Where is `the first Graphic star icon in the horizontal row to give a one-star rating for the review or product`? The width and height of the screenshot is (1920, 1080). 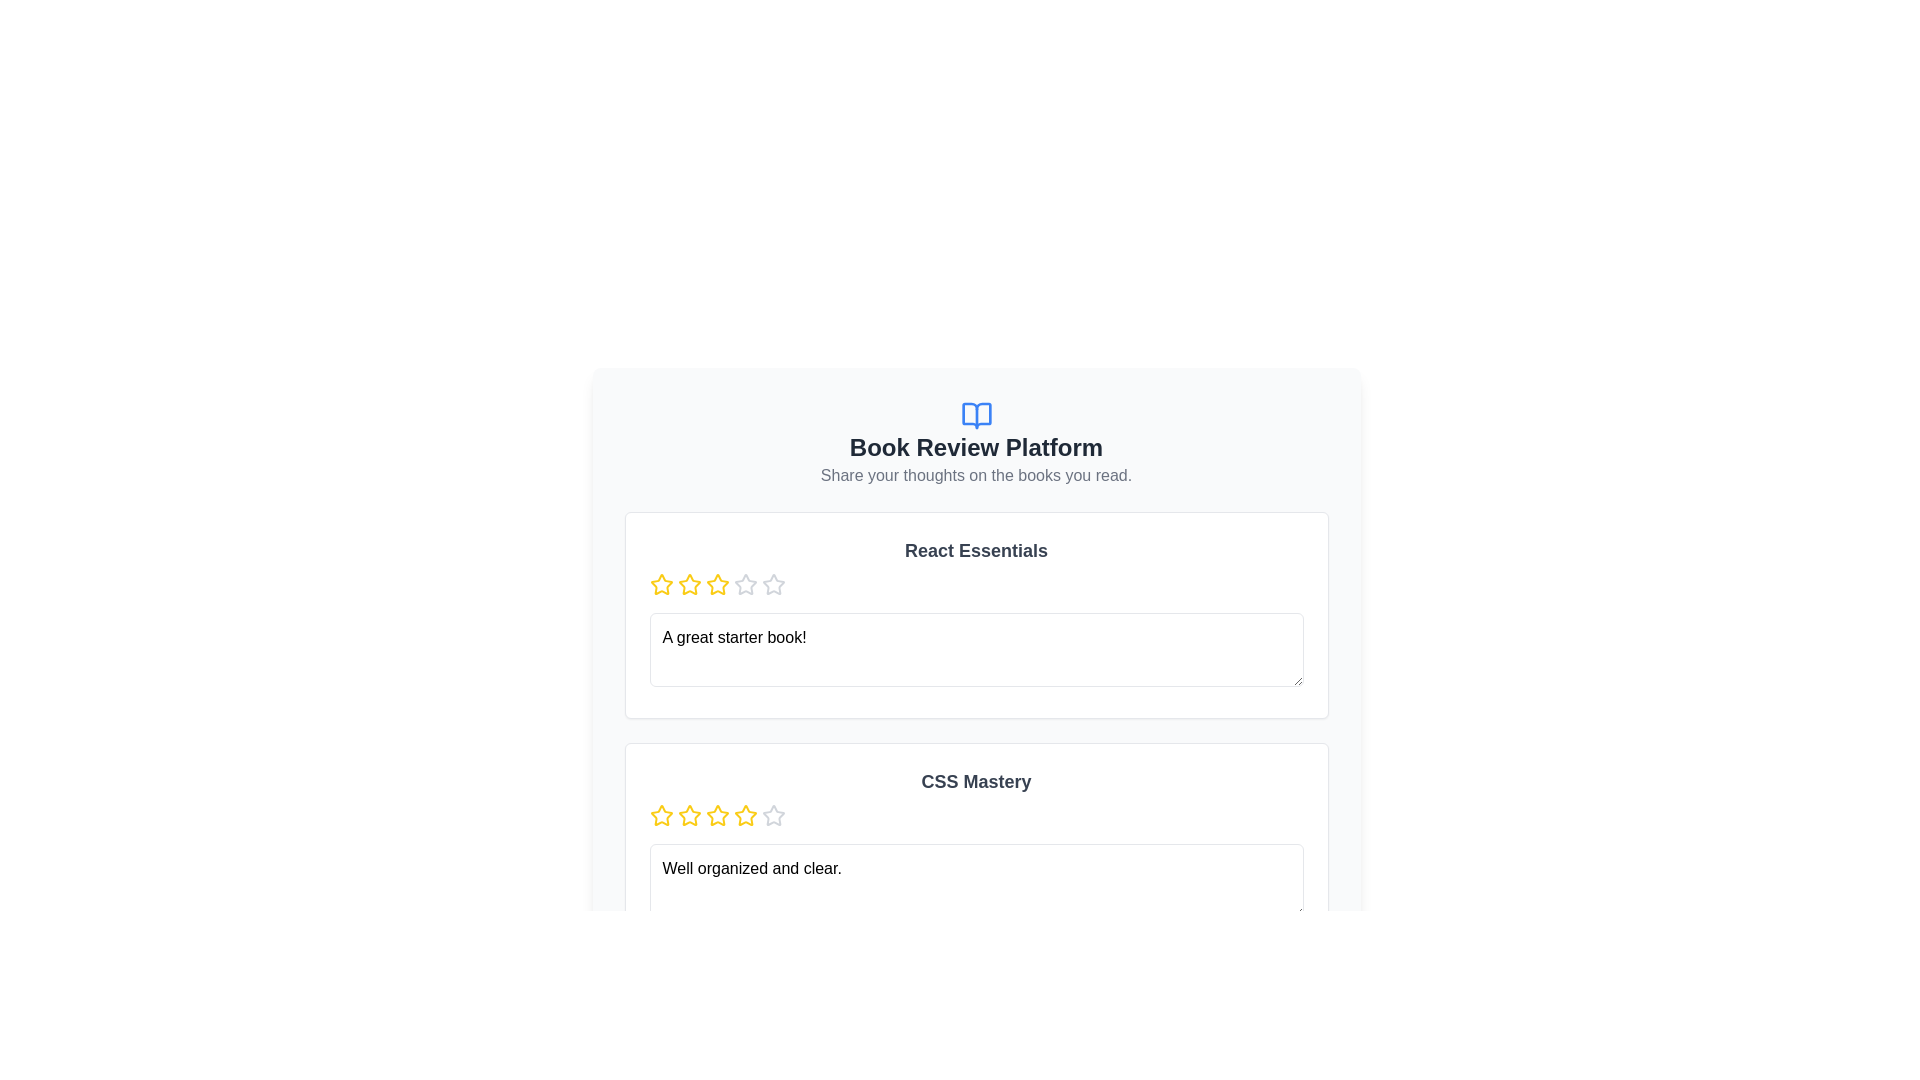
the first Graphic star icon in the horizontal row to give a one-star rating for the review or product is located at coordinates (661, 584).